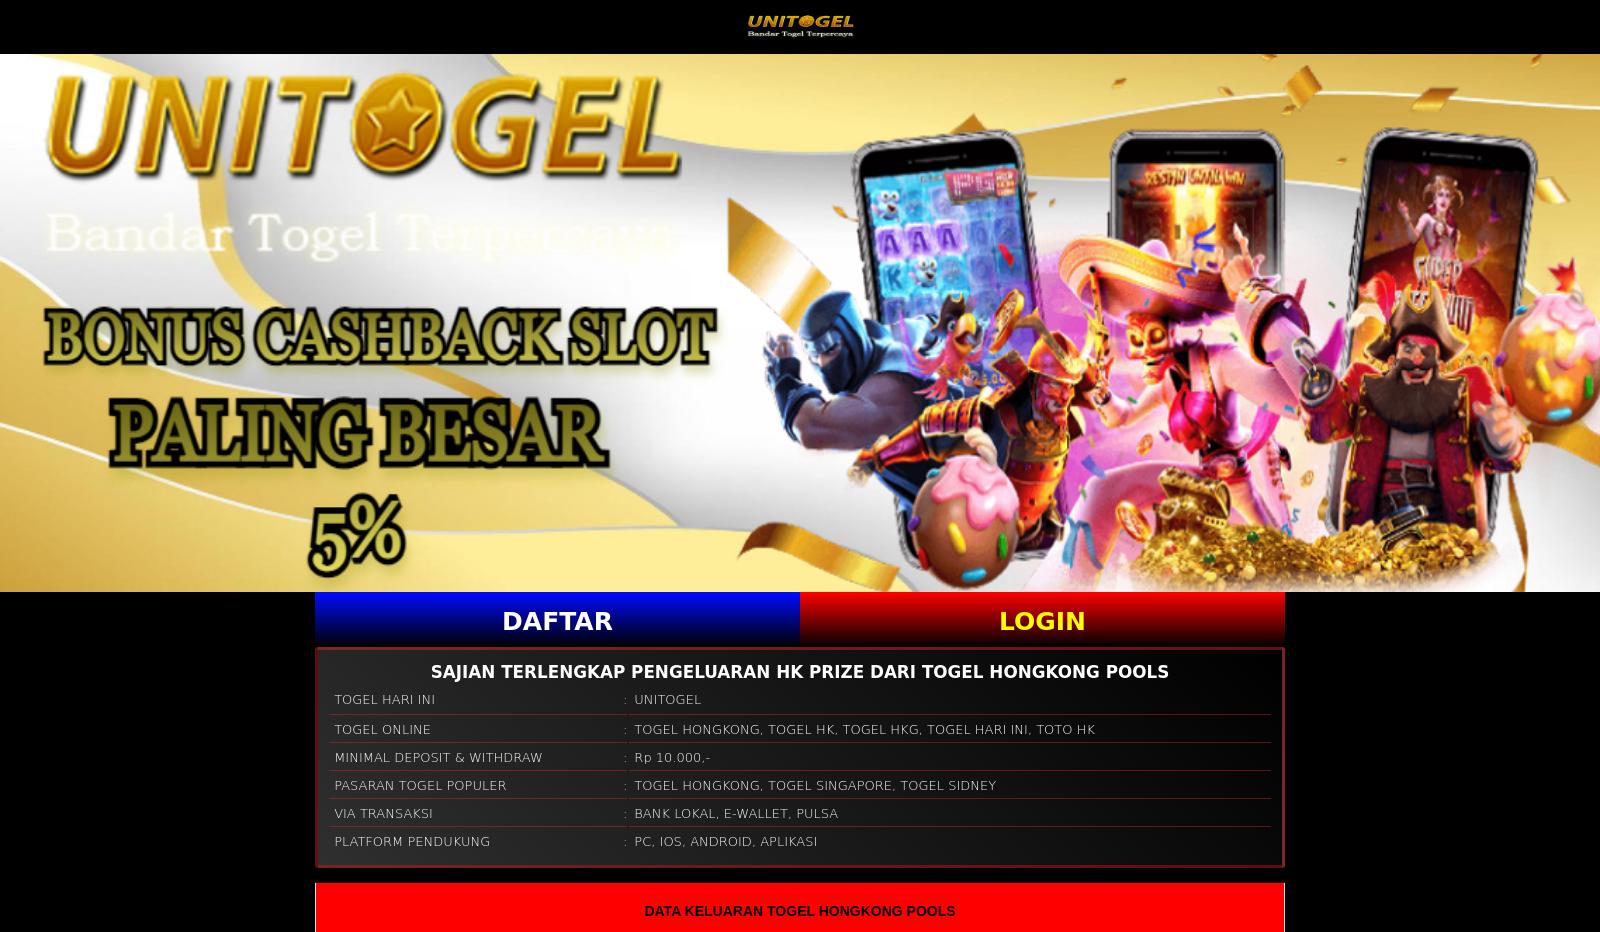  What do you see at coordinates (667, 698) in the screenshot?
I see `'UNITOGEL'` at bounding box center [667, 698].